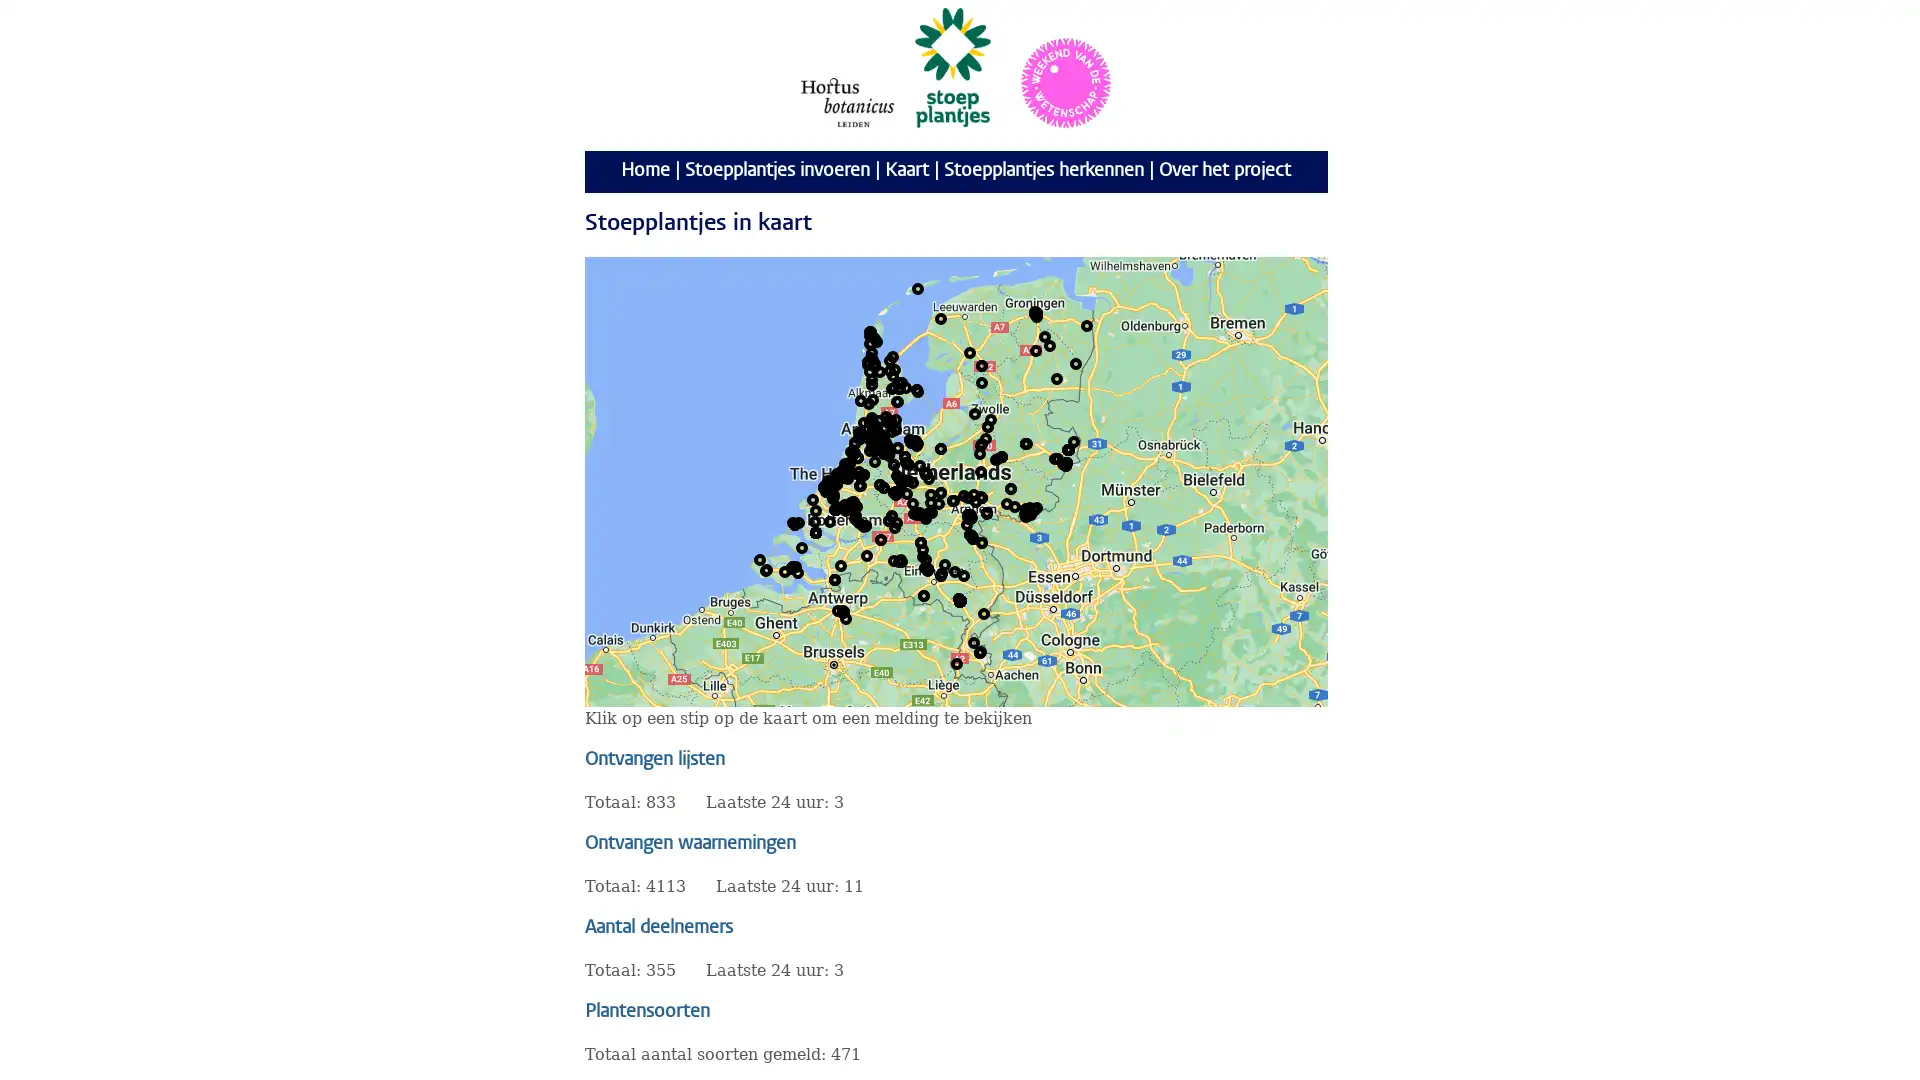 Image resolution: width=1920 pixels, height=1080 pixels. What do you see at coordinates (916, 390) in the screenshot?
I see `Telling van Soraya op 08 oktober 2021` at bounding box center [916, 390].